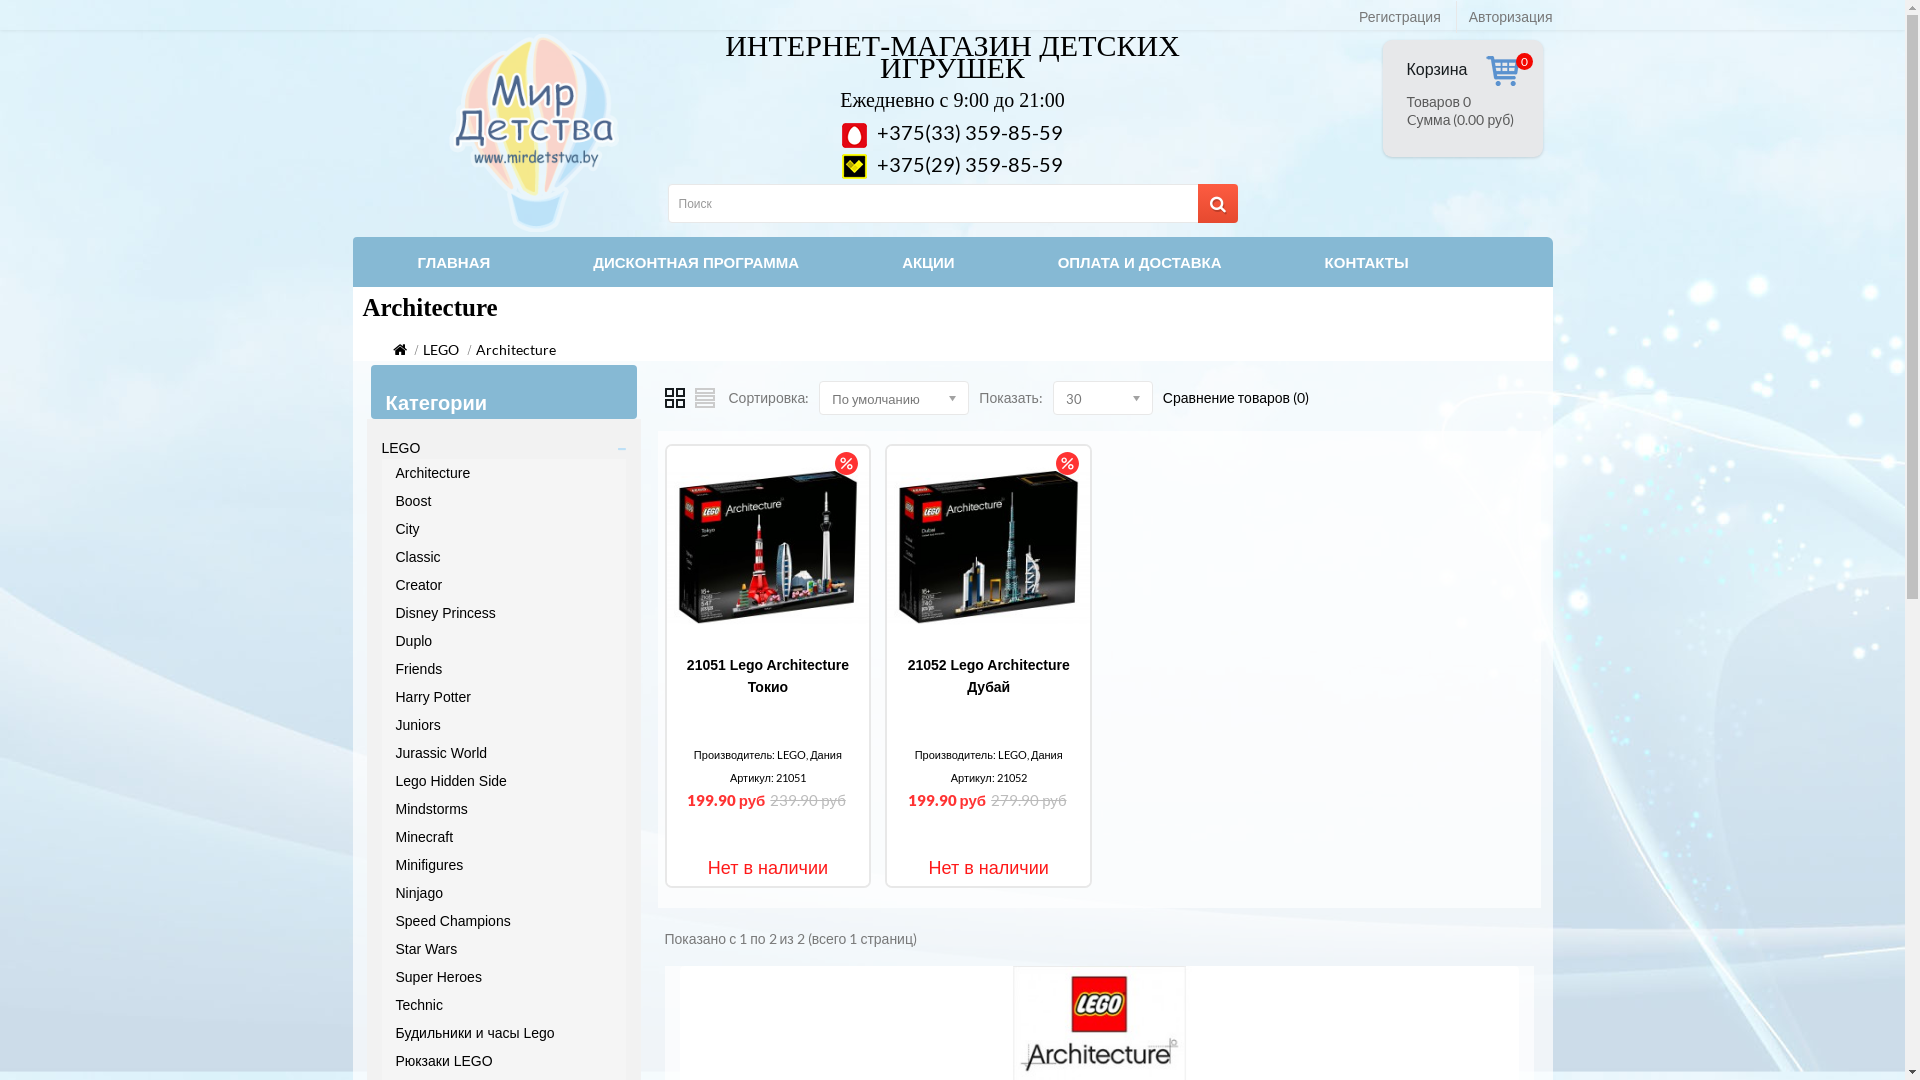  I want to click on 'Lego Hidden Side', so click(450, 779).